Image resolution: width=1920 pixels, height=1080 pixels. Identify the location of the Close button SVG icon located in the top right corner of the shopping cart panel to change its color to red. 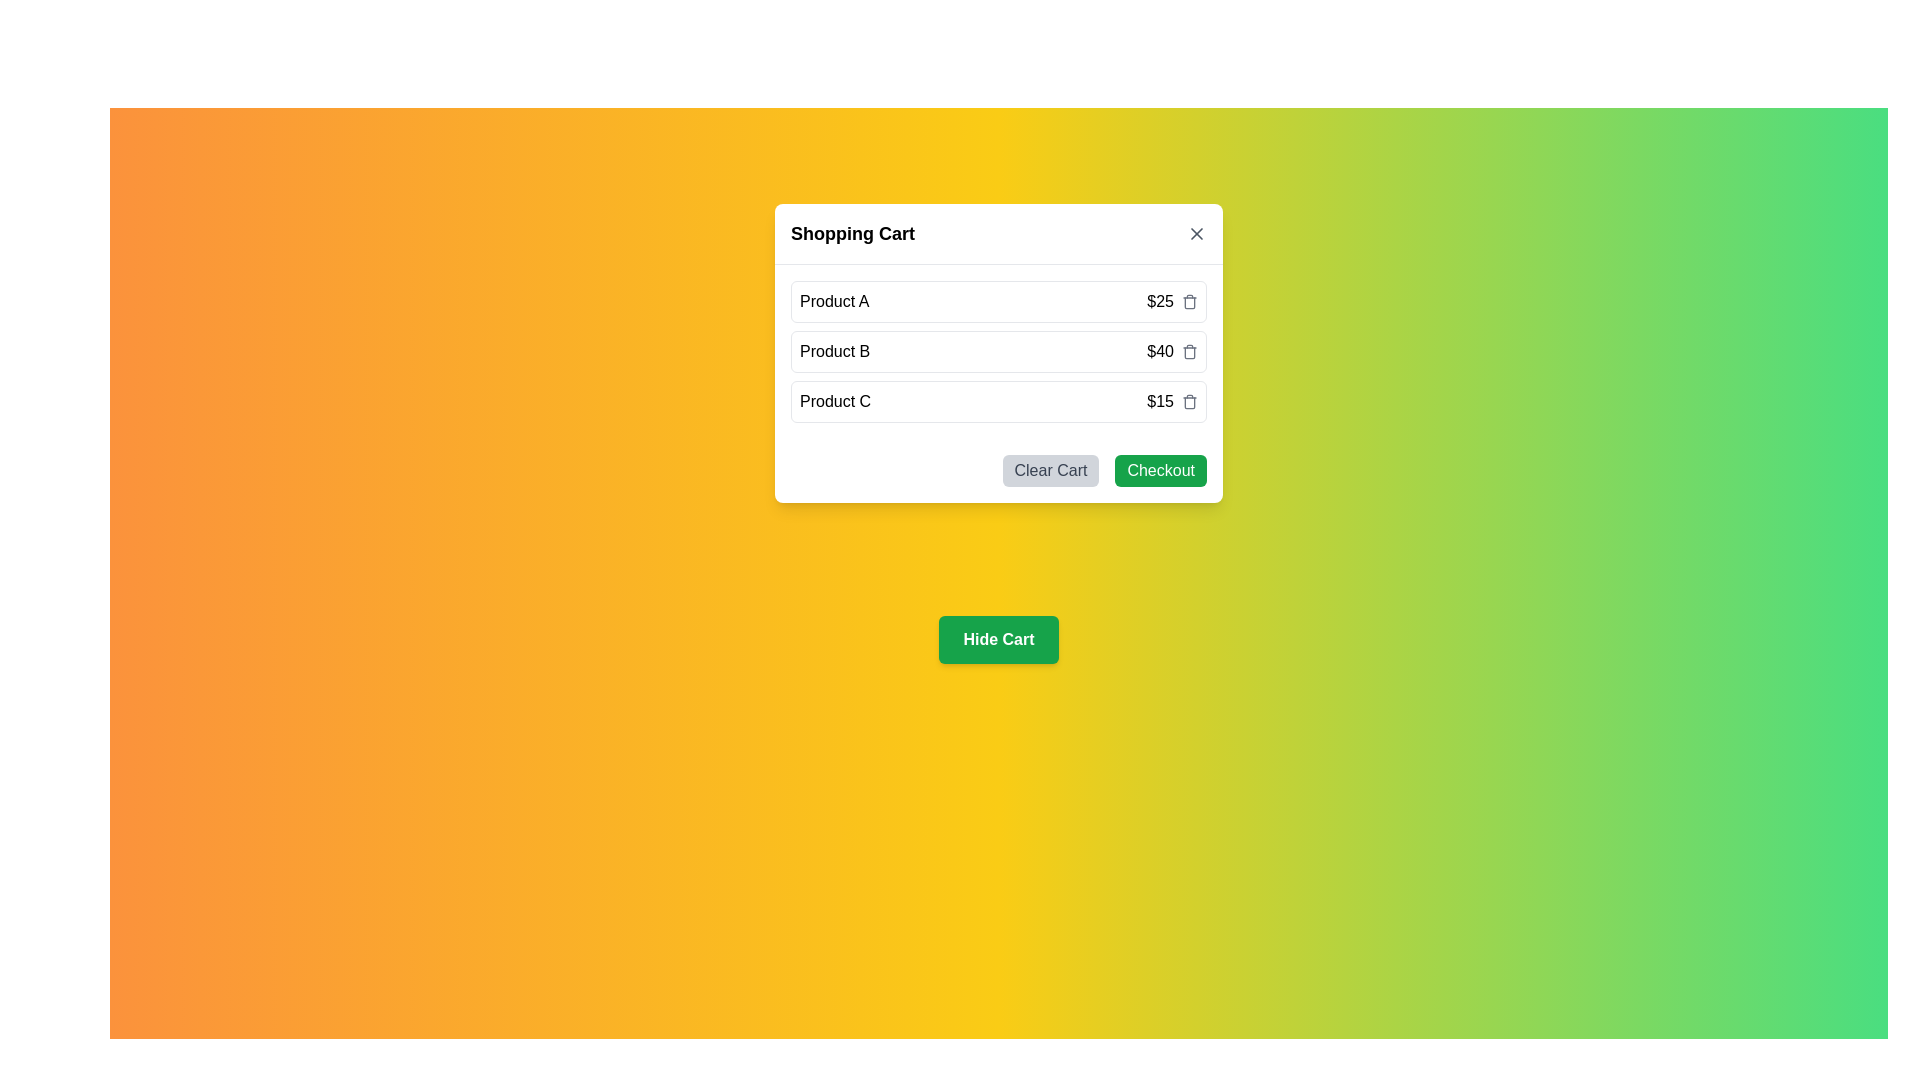
(1196, 233).